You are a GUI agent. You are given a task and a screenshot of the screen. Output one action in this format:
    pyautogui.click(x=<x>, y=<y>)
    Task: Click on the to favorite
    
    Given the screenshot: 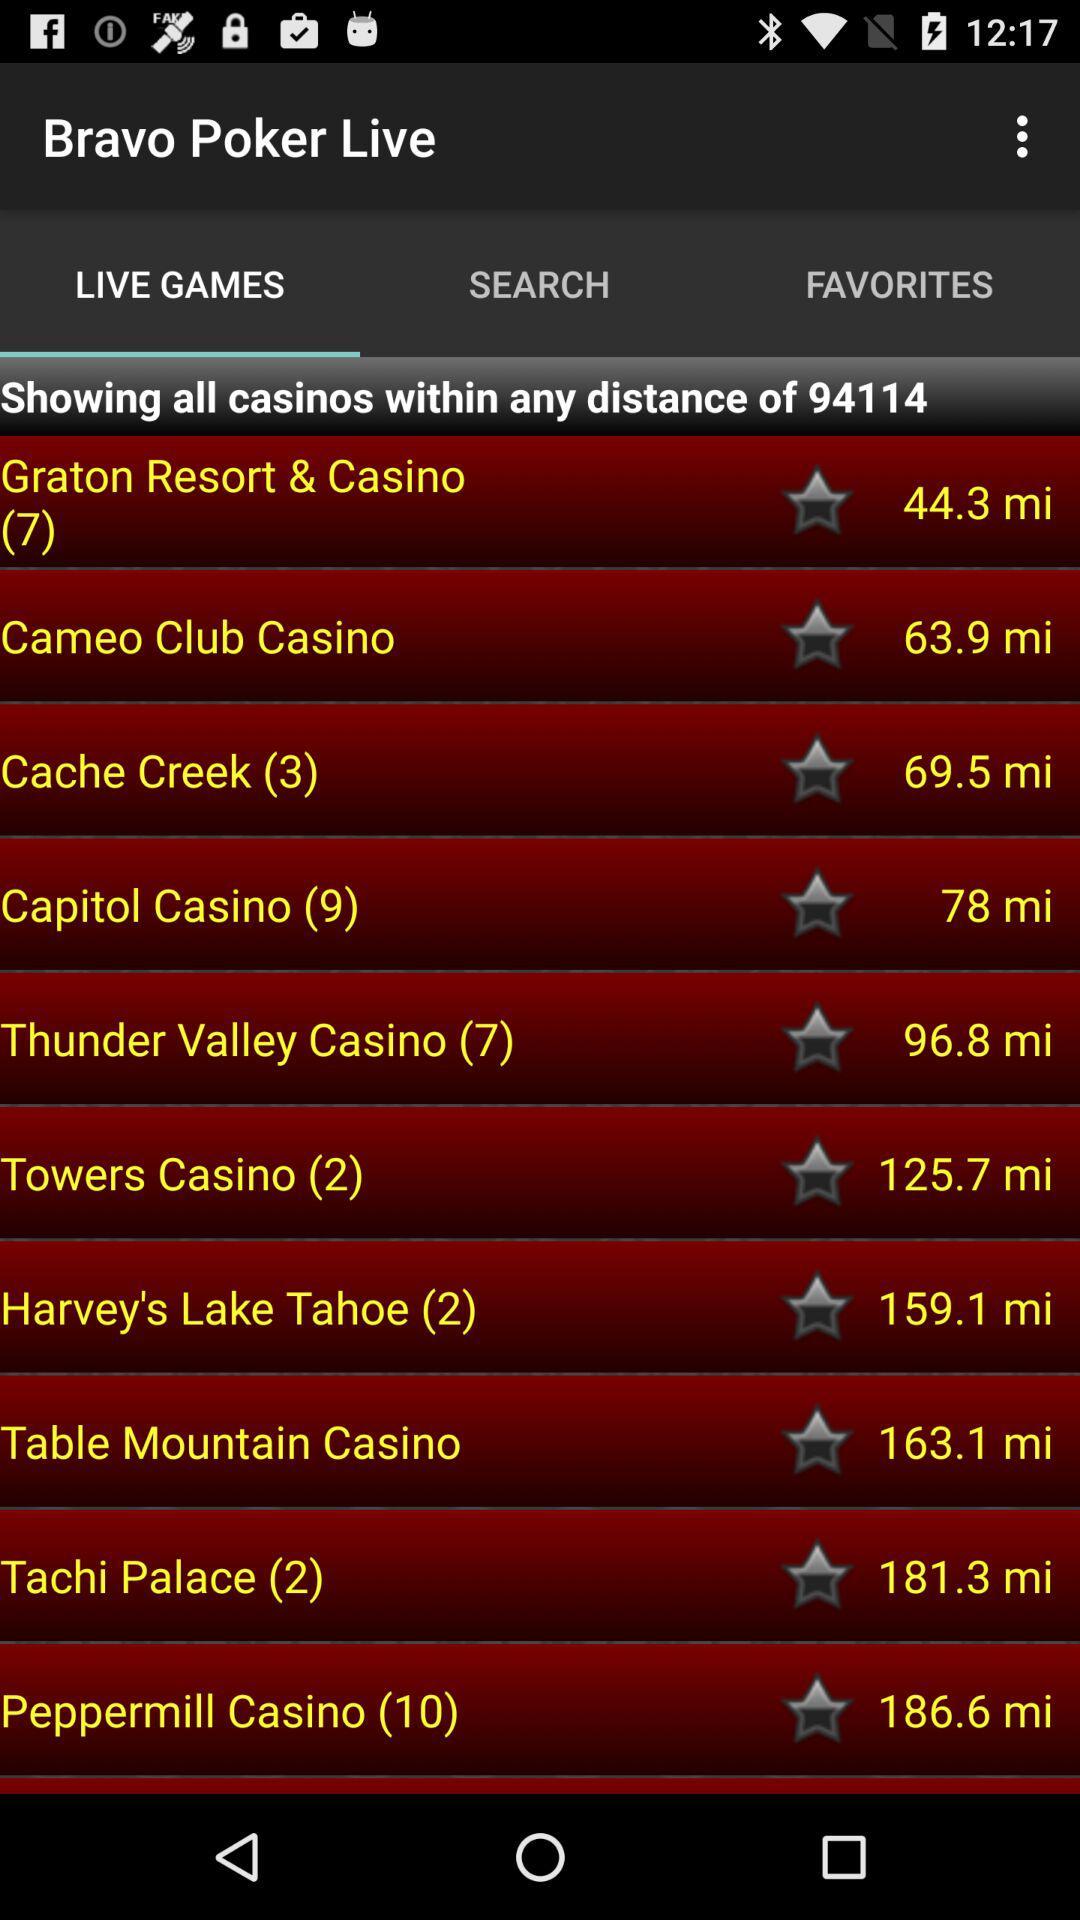 What is the action you would take?
    pyautogui.click(x=817, y=1038)
    